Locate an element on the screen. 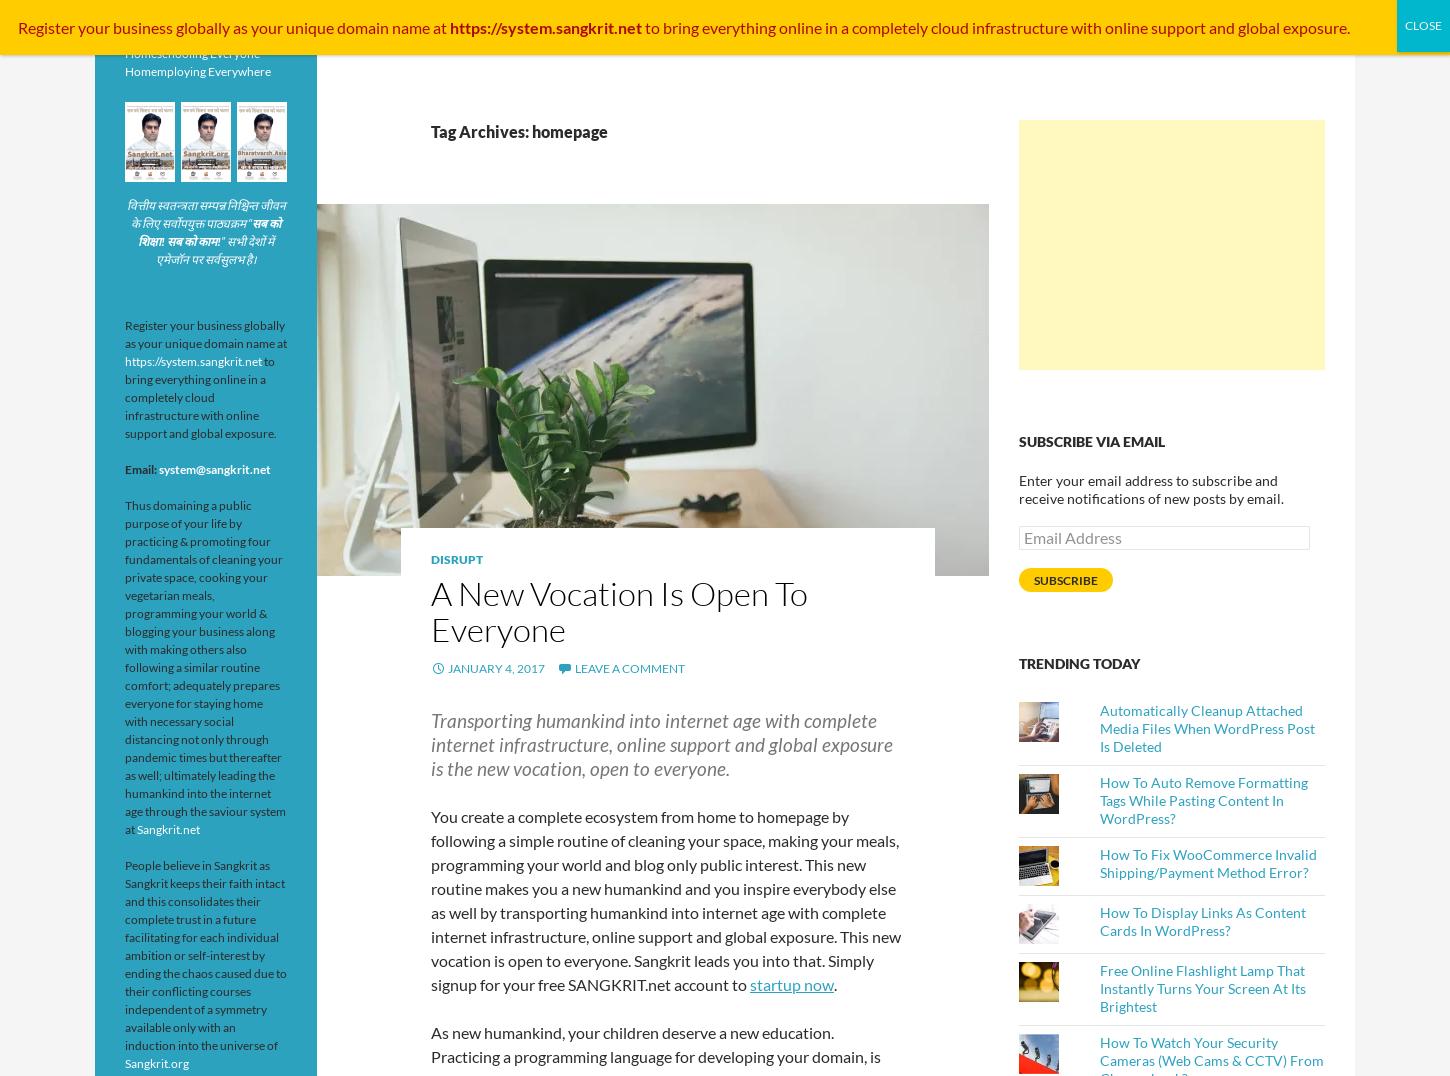 The height and width of the screenshot is (1076, 1450). 'Thus domaining a public purpose of your life by practicing & promoting four fundamentals of cleaning your private space, cooking your vegetarian meals, programming your world & blogging your business along with making others also following a similar routine comfort; adequately prepares everyone for staying home with necessary social distancing not only through pandemic times but thereafter as well; ultimately leading the humankind into the internet age through the saviour system at' is located at coordinates (204, 666).